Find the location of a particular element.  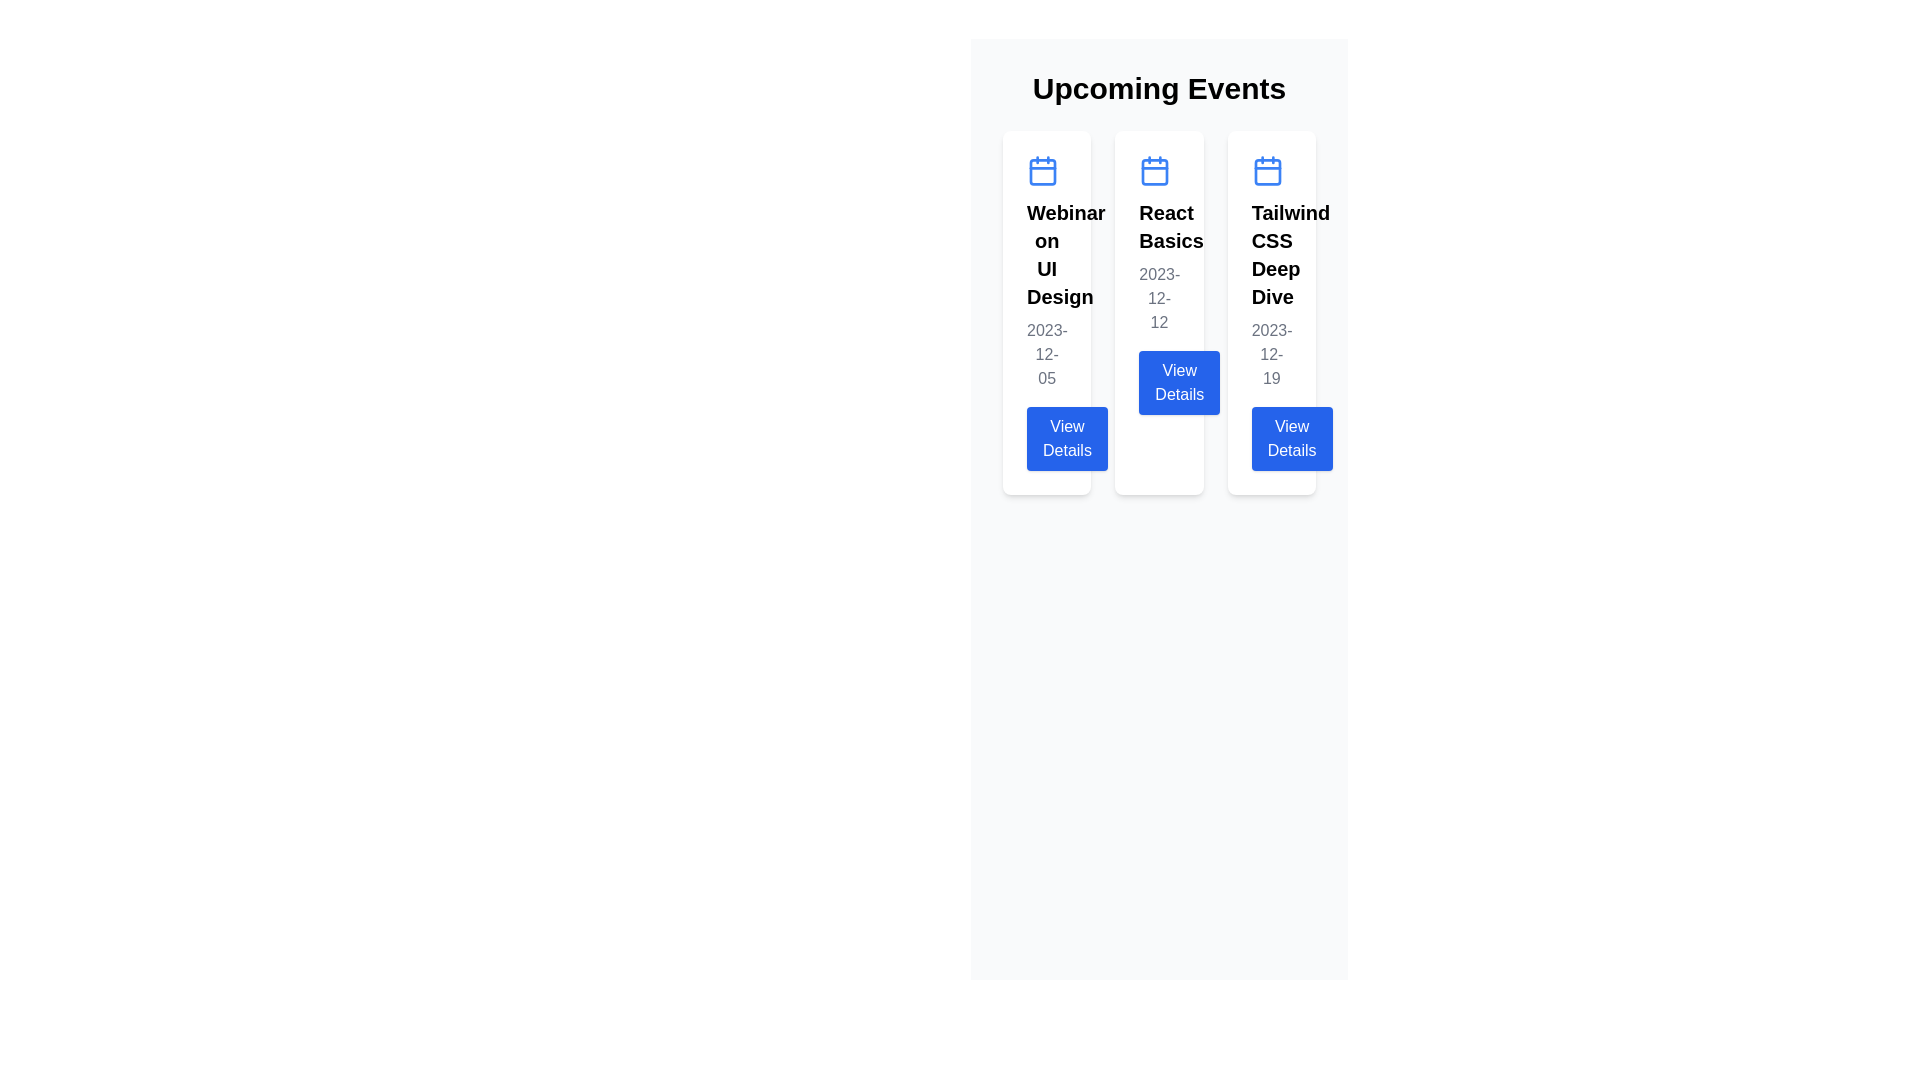

the static text display showing the date '2023-12-12' located beneath the title 'React Basics' in the second card of a three-card layout is located at coordinates (1159, 299).